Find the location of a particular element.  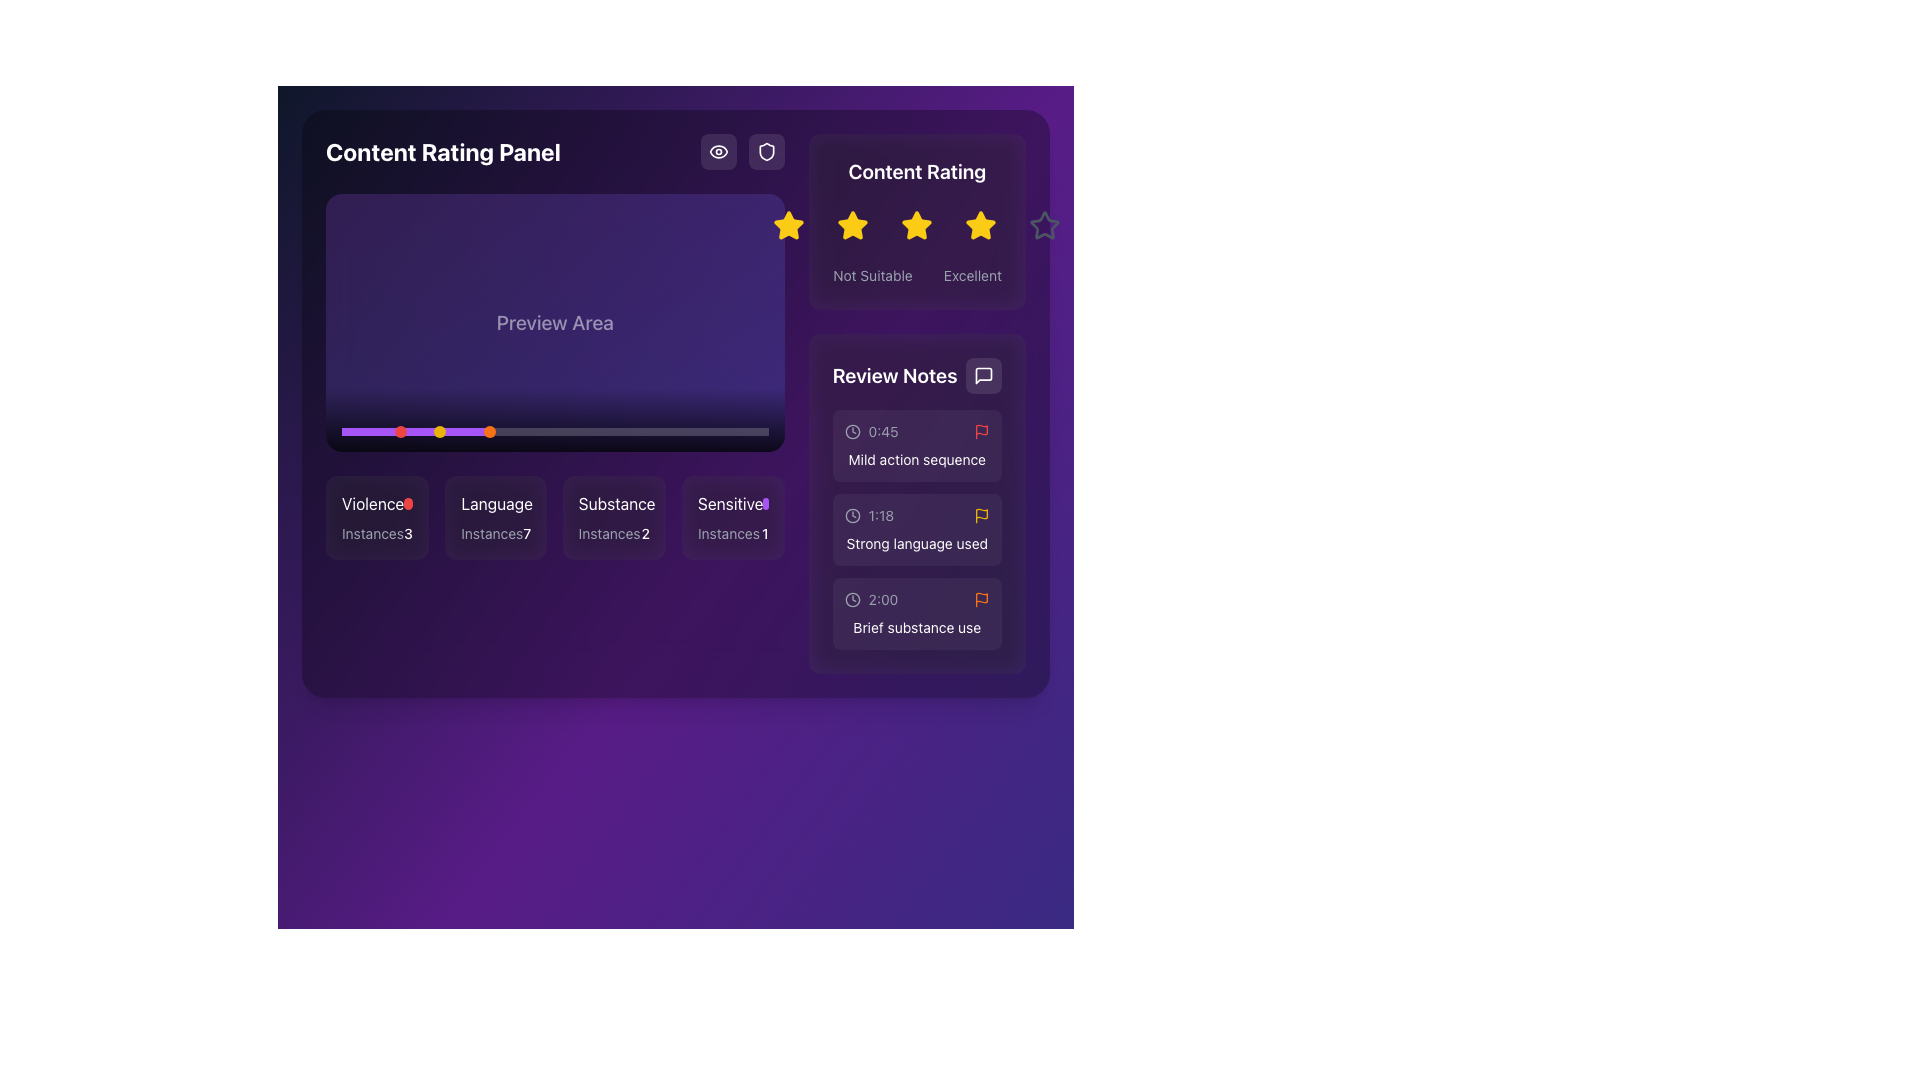

the descriptive text label located at the bottom of the 'Review Notes' section, which provides context related to the preceding timestamp is located at coordinates (916, 627).